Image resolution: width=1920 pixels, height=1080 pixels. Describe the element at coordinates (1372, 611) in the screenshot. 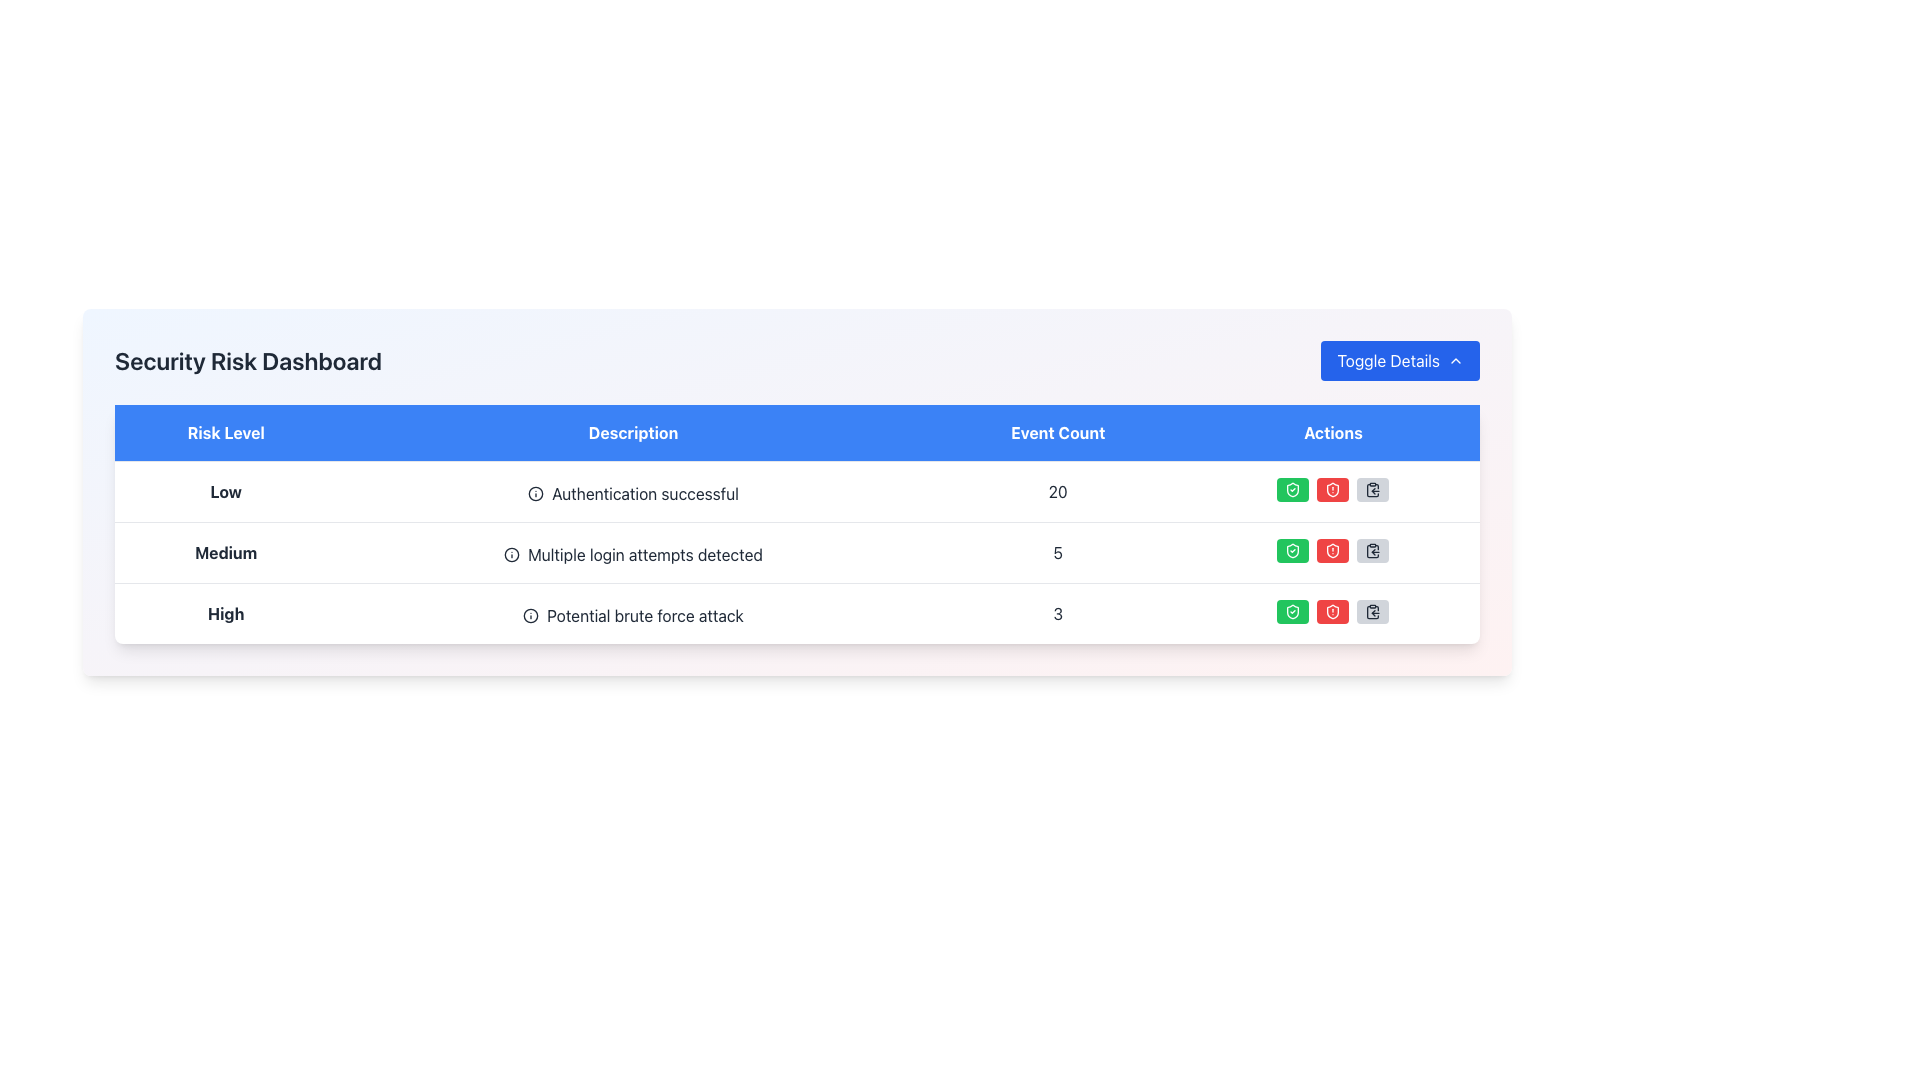

I see `the clipboard icon button in the Actions column of the High risk level row` at that location.